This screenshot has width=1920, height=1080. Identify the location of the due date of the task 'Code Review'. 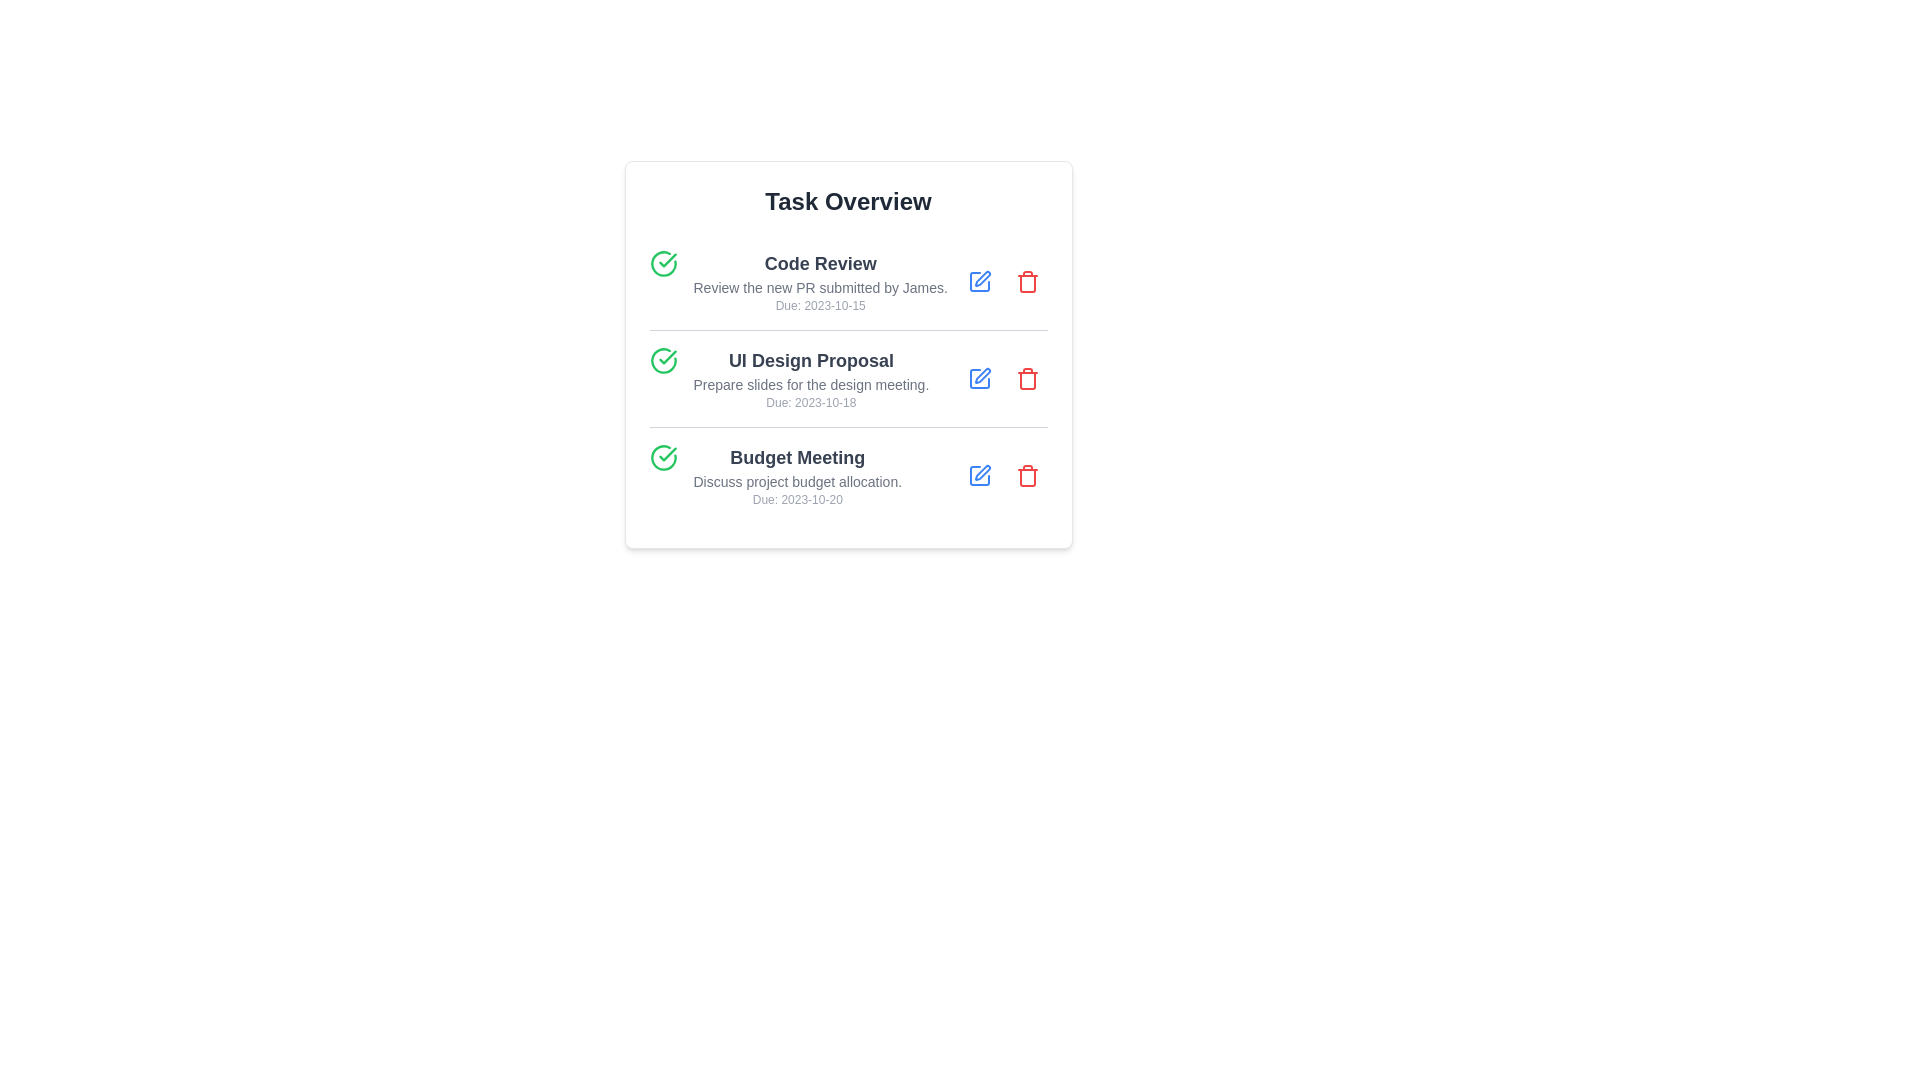
(820, 305).